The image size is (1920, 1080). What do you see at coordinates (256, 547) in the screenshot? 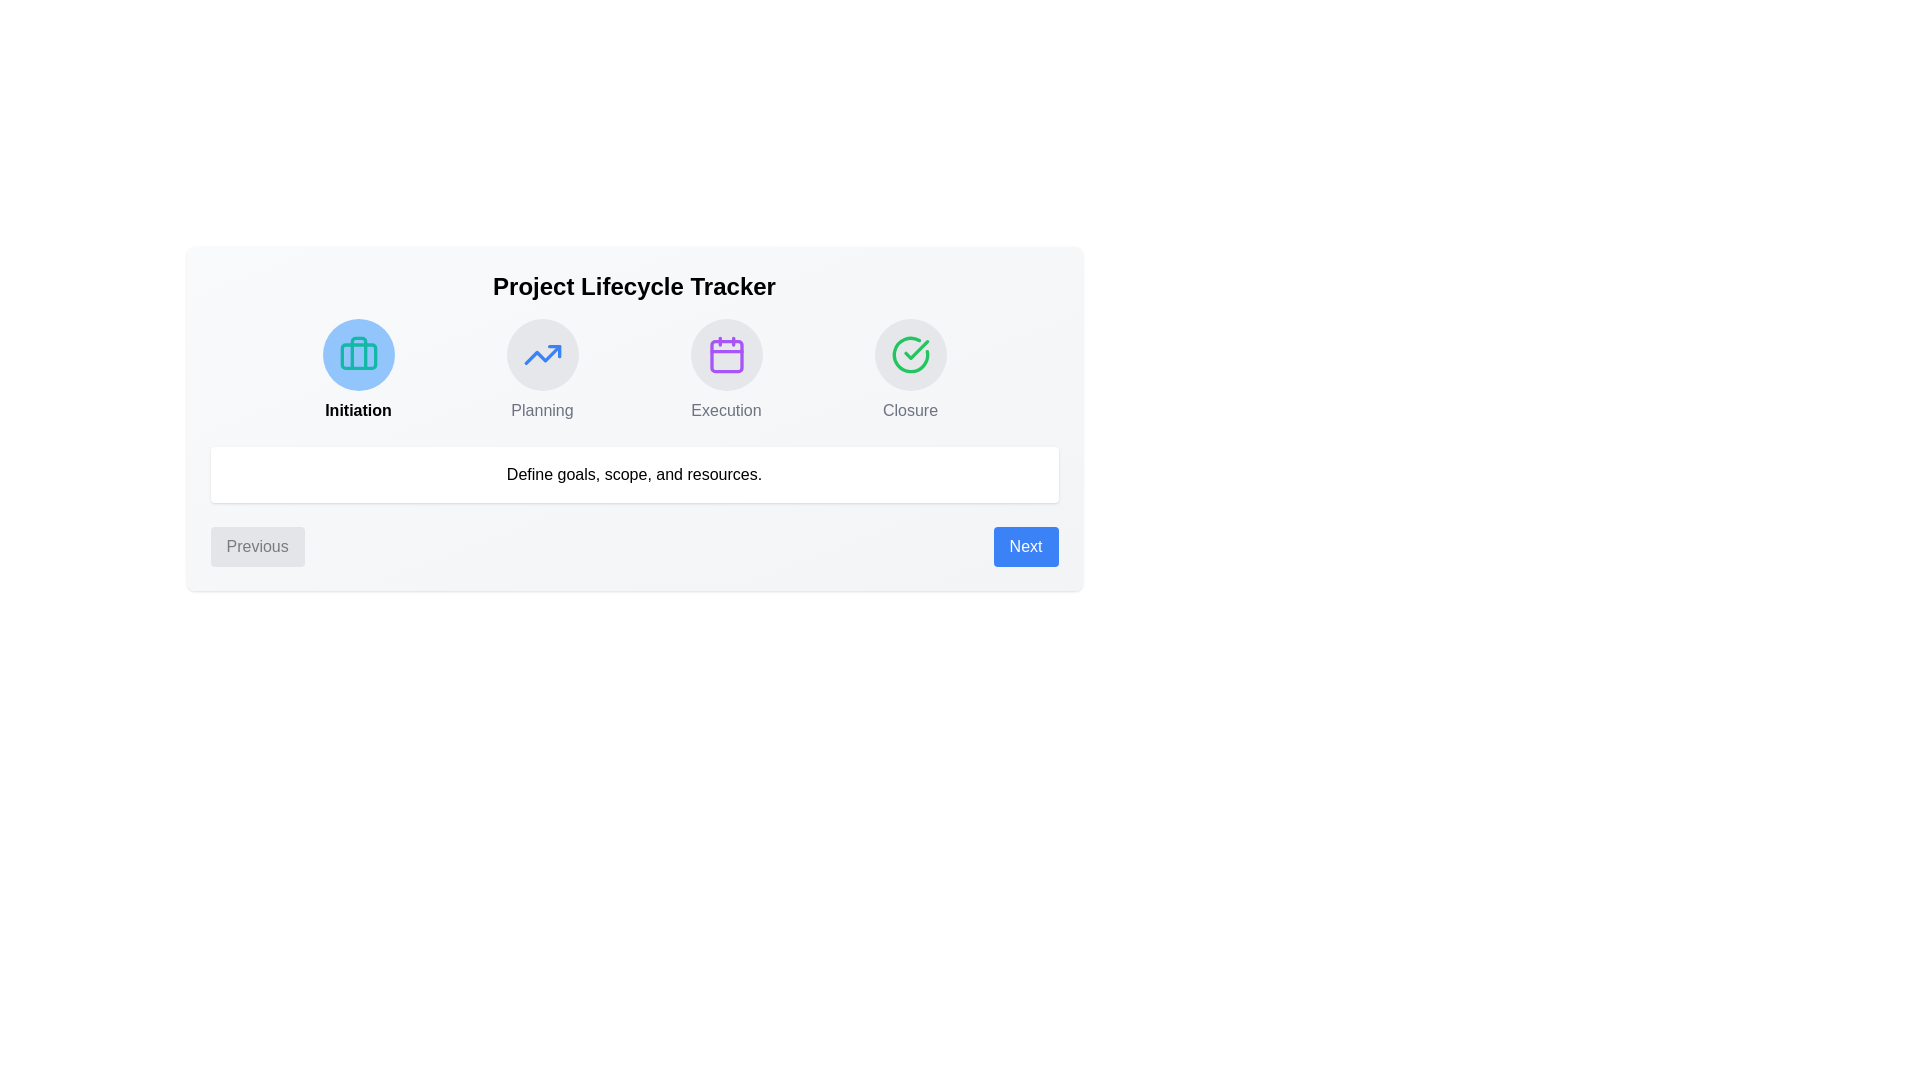
I see `the Previous button to navigate between steps` at bounding box center [256, 547].